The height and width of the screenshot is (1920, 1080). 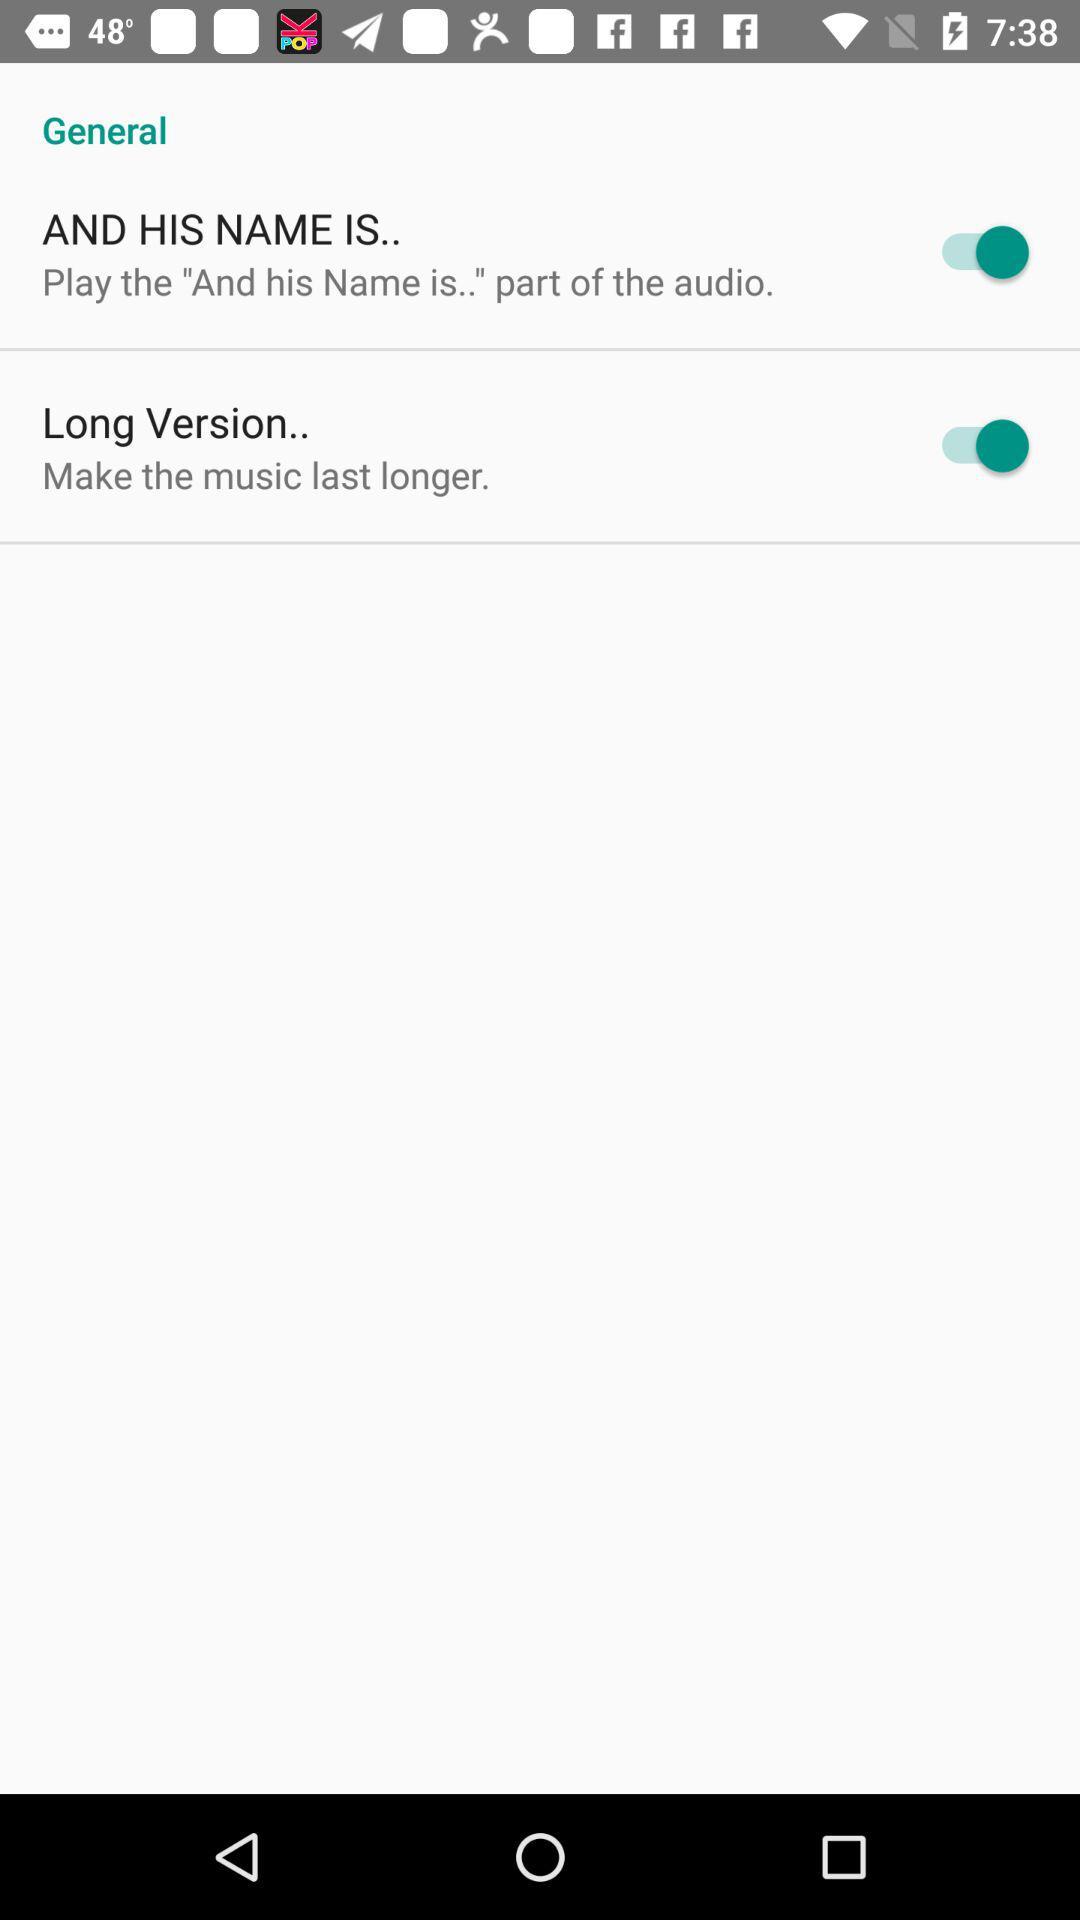 I want to click on general item, so click(x=540, y=107).